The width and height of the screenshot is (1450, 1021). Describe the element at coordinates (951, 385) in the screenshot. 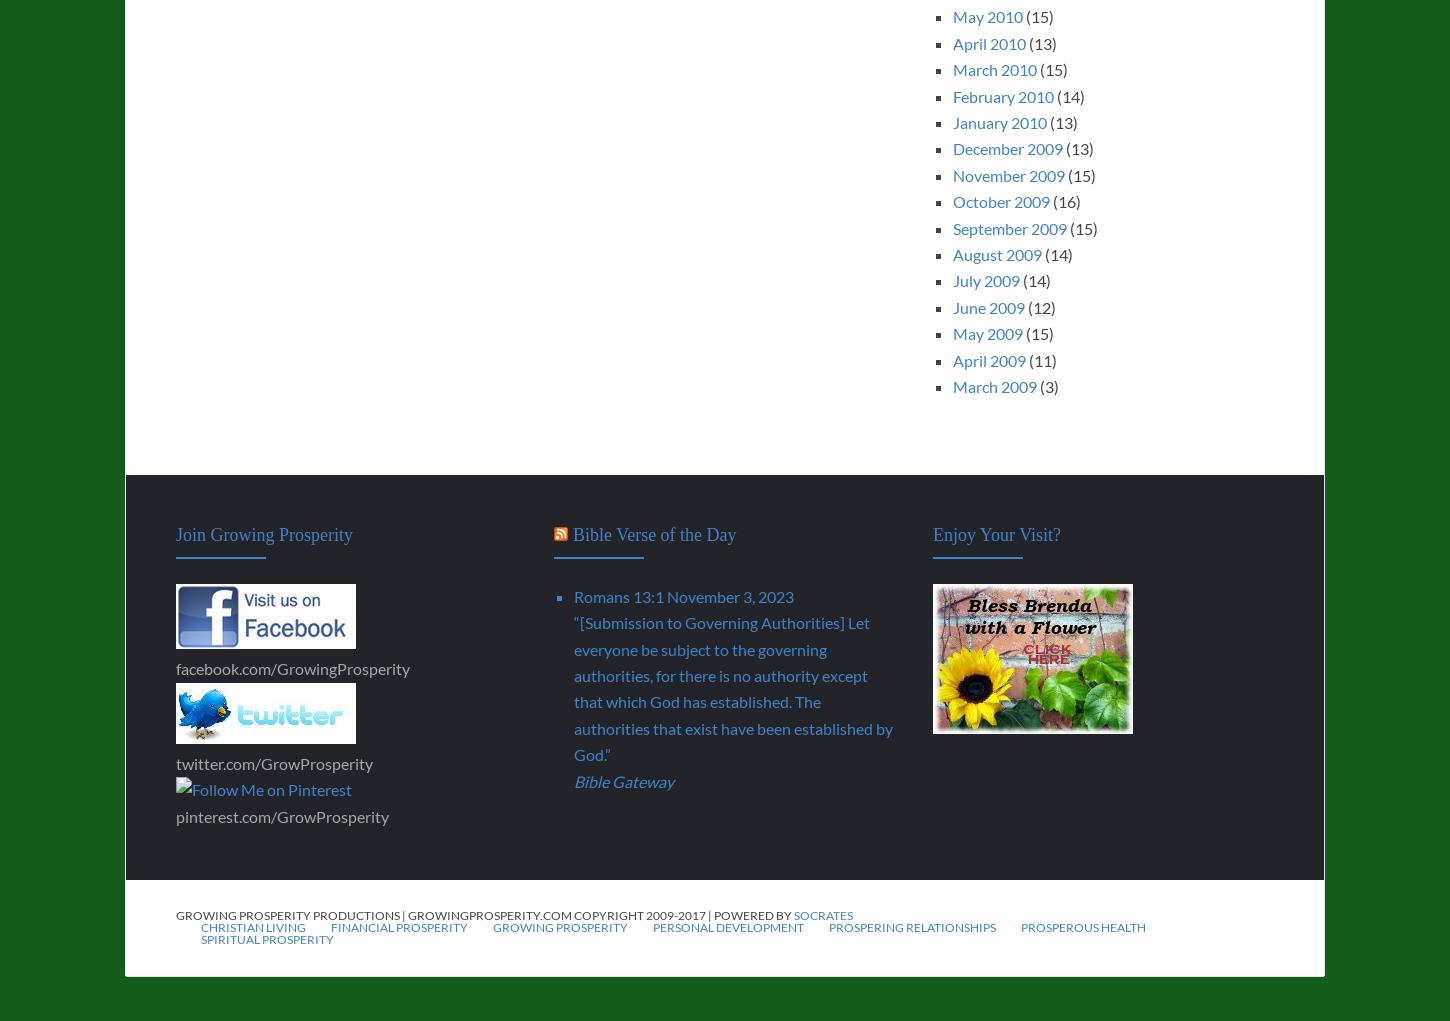

I see `'March 2009'` at that location.